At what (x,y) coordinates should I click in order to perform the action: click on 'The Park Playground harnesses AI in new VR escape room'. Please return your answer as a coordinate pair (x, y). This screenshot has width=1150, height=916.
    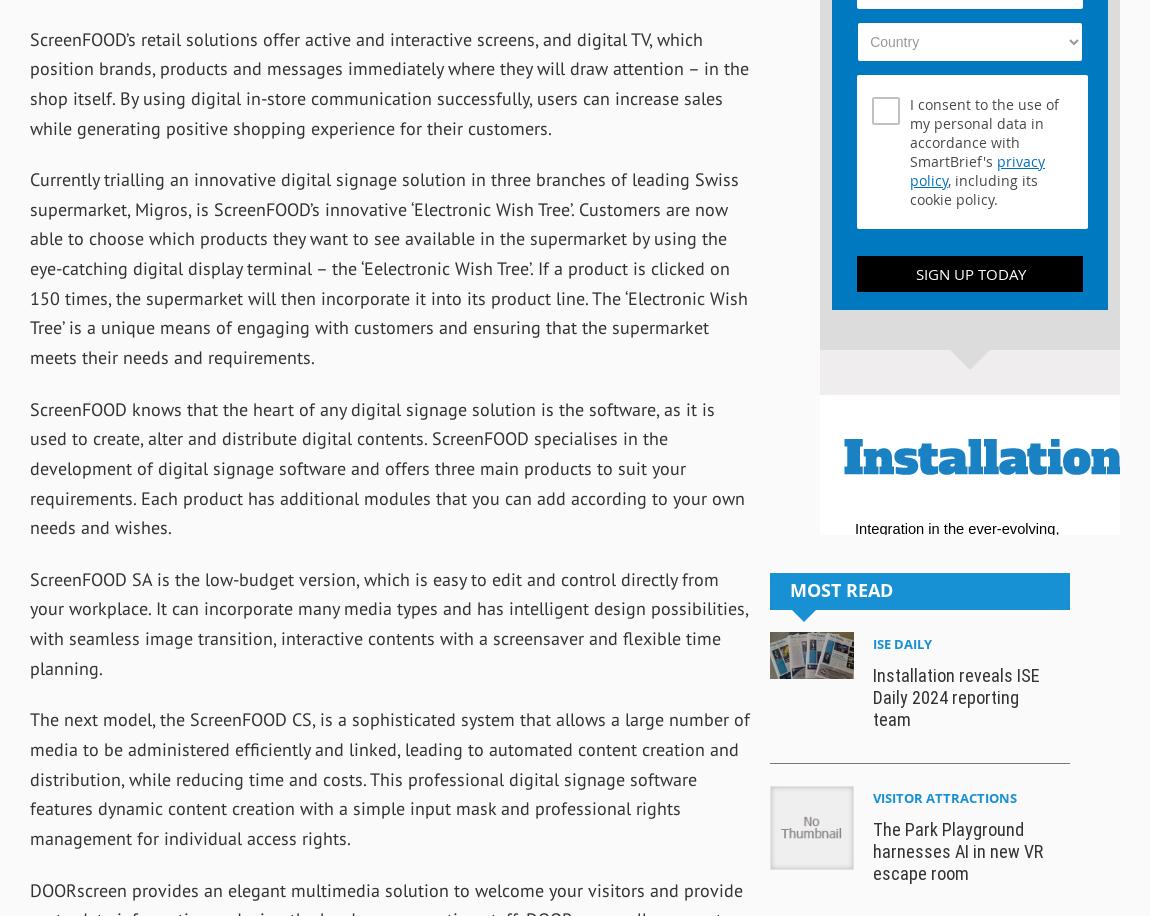
    Looking at the image, I should click on (957, 851).